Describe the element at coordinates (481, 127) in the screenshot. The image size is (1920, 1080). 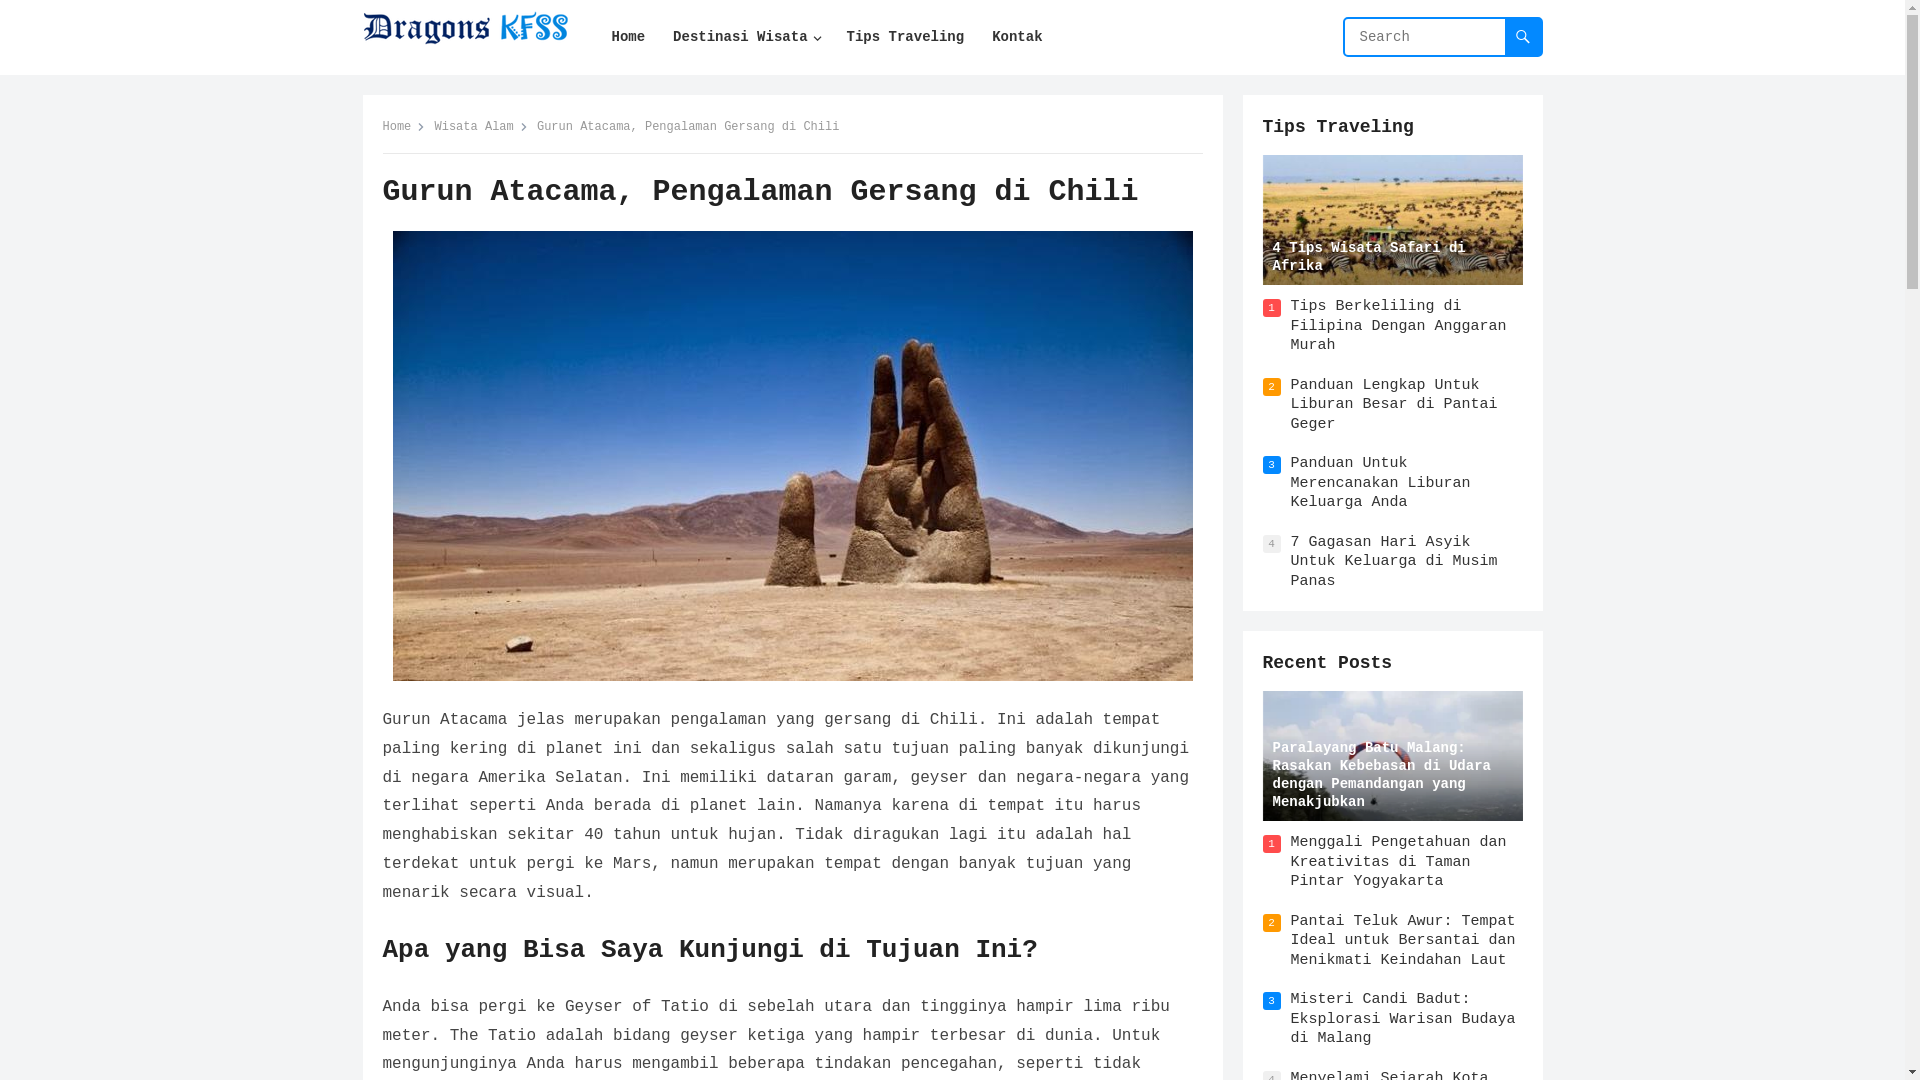
I see `'Wisata Alam'` at that location.